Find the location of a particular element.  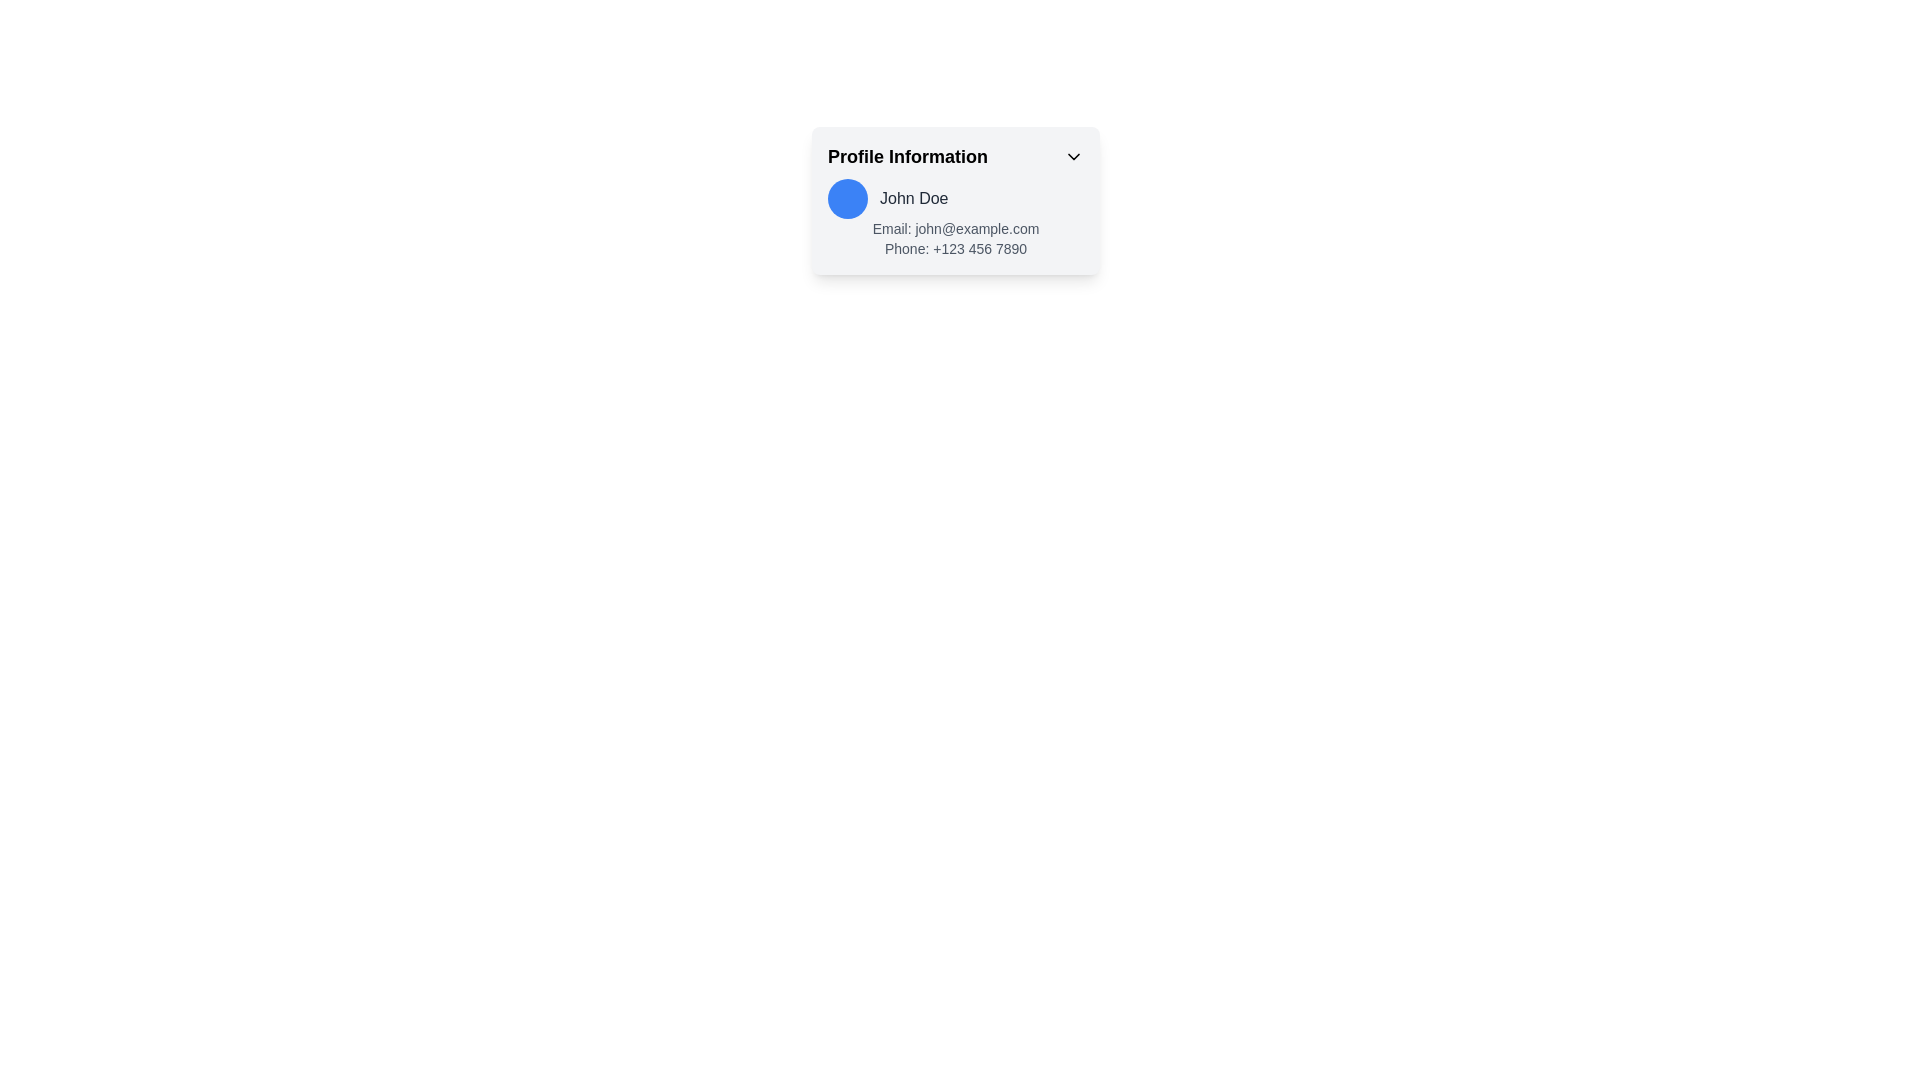

the 'Profile Information' toggleable header element, which is a bold, large text label accompanied by a chevron-down icon, positioned at the top center of a rounded rectangular card is located at coordinates (954, 156).